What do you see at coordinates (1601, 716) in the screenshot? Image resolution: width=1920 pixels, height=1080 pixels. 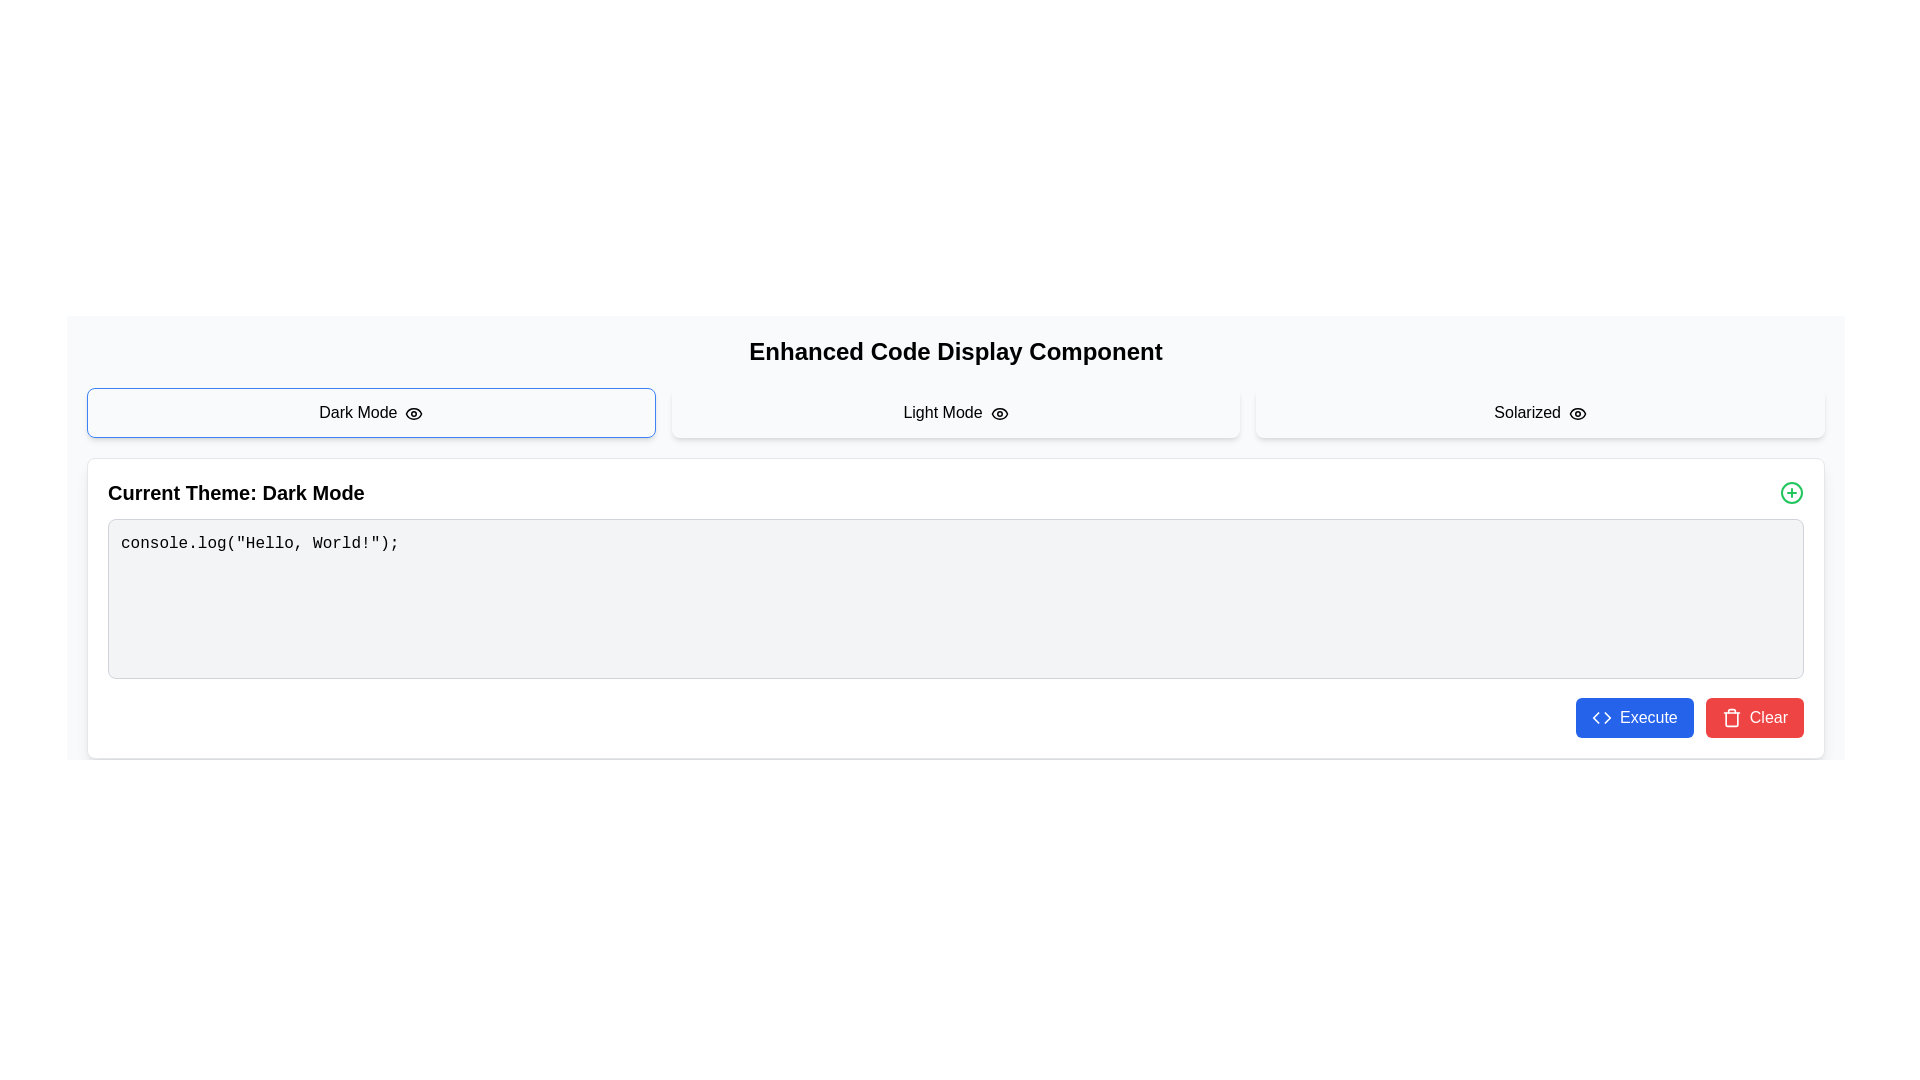 I see `the SVG icon within the 'Execute' button` at bounding box center [1601, 716].